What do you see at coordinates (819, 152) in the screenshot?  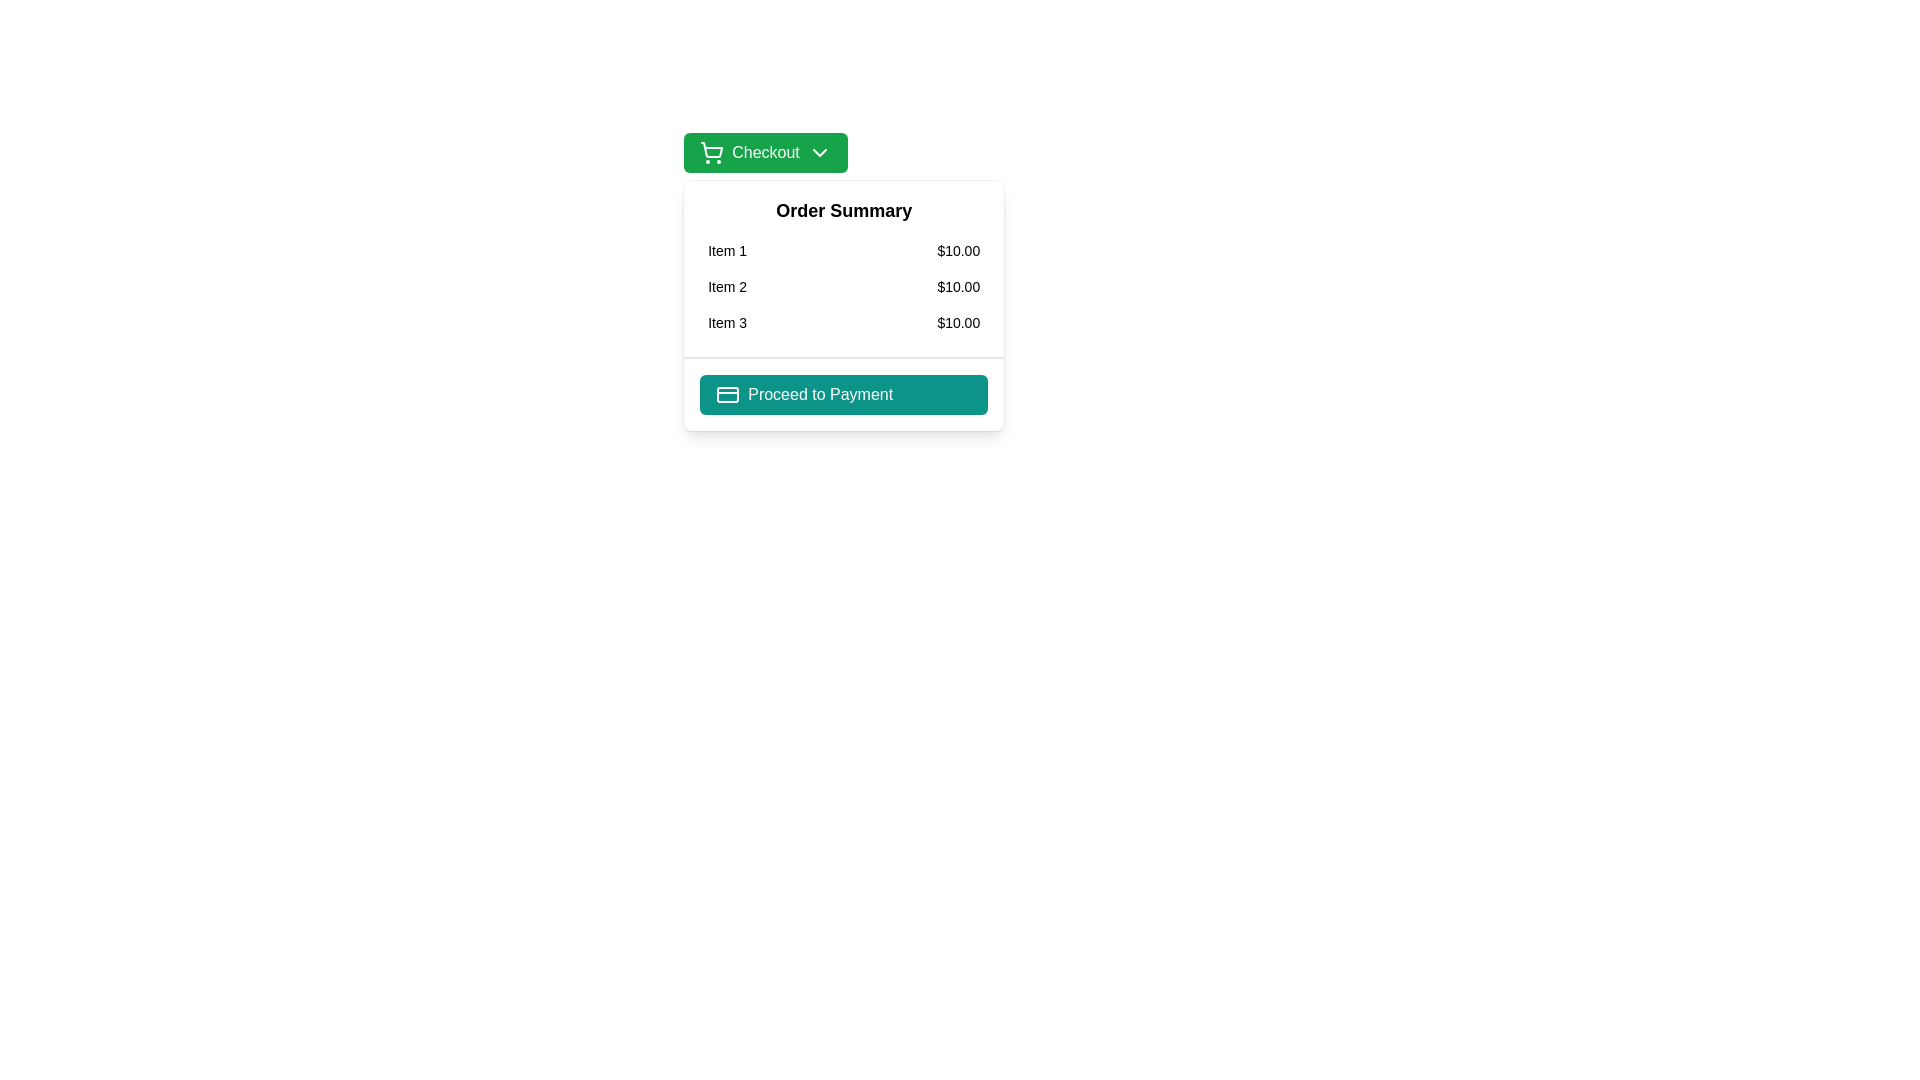 I see `the downward-pointing chevron icon with a green background located to the right of the 'Checkout' text within the green 'Checkout' button` at bounding box center [819, 152].